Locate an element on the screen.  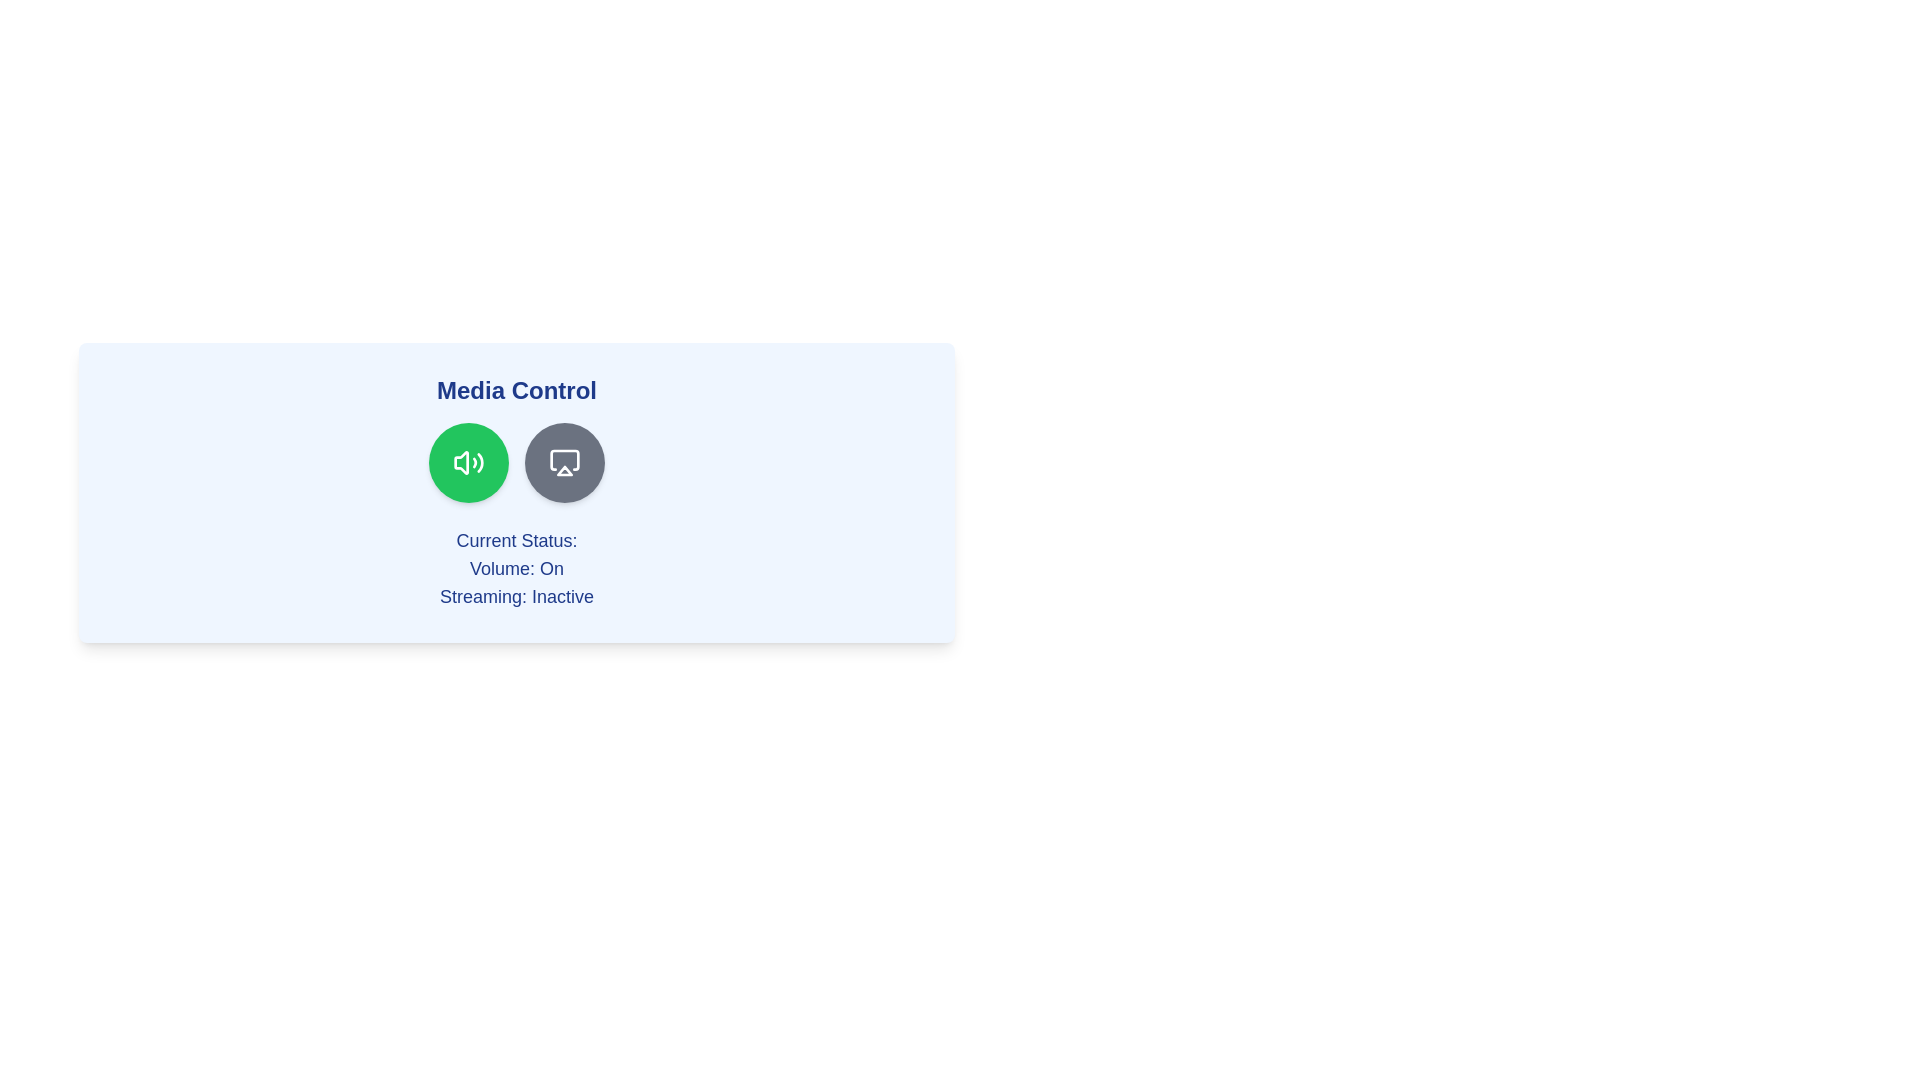
the 'Toggle Streaming' button to toggle the streaming state is located at coordinates (564, 462).